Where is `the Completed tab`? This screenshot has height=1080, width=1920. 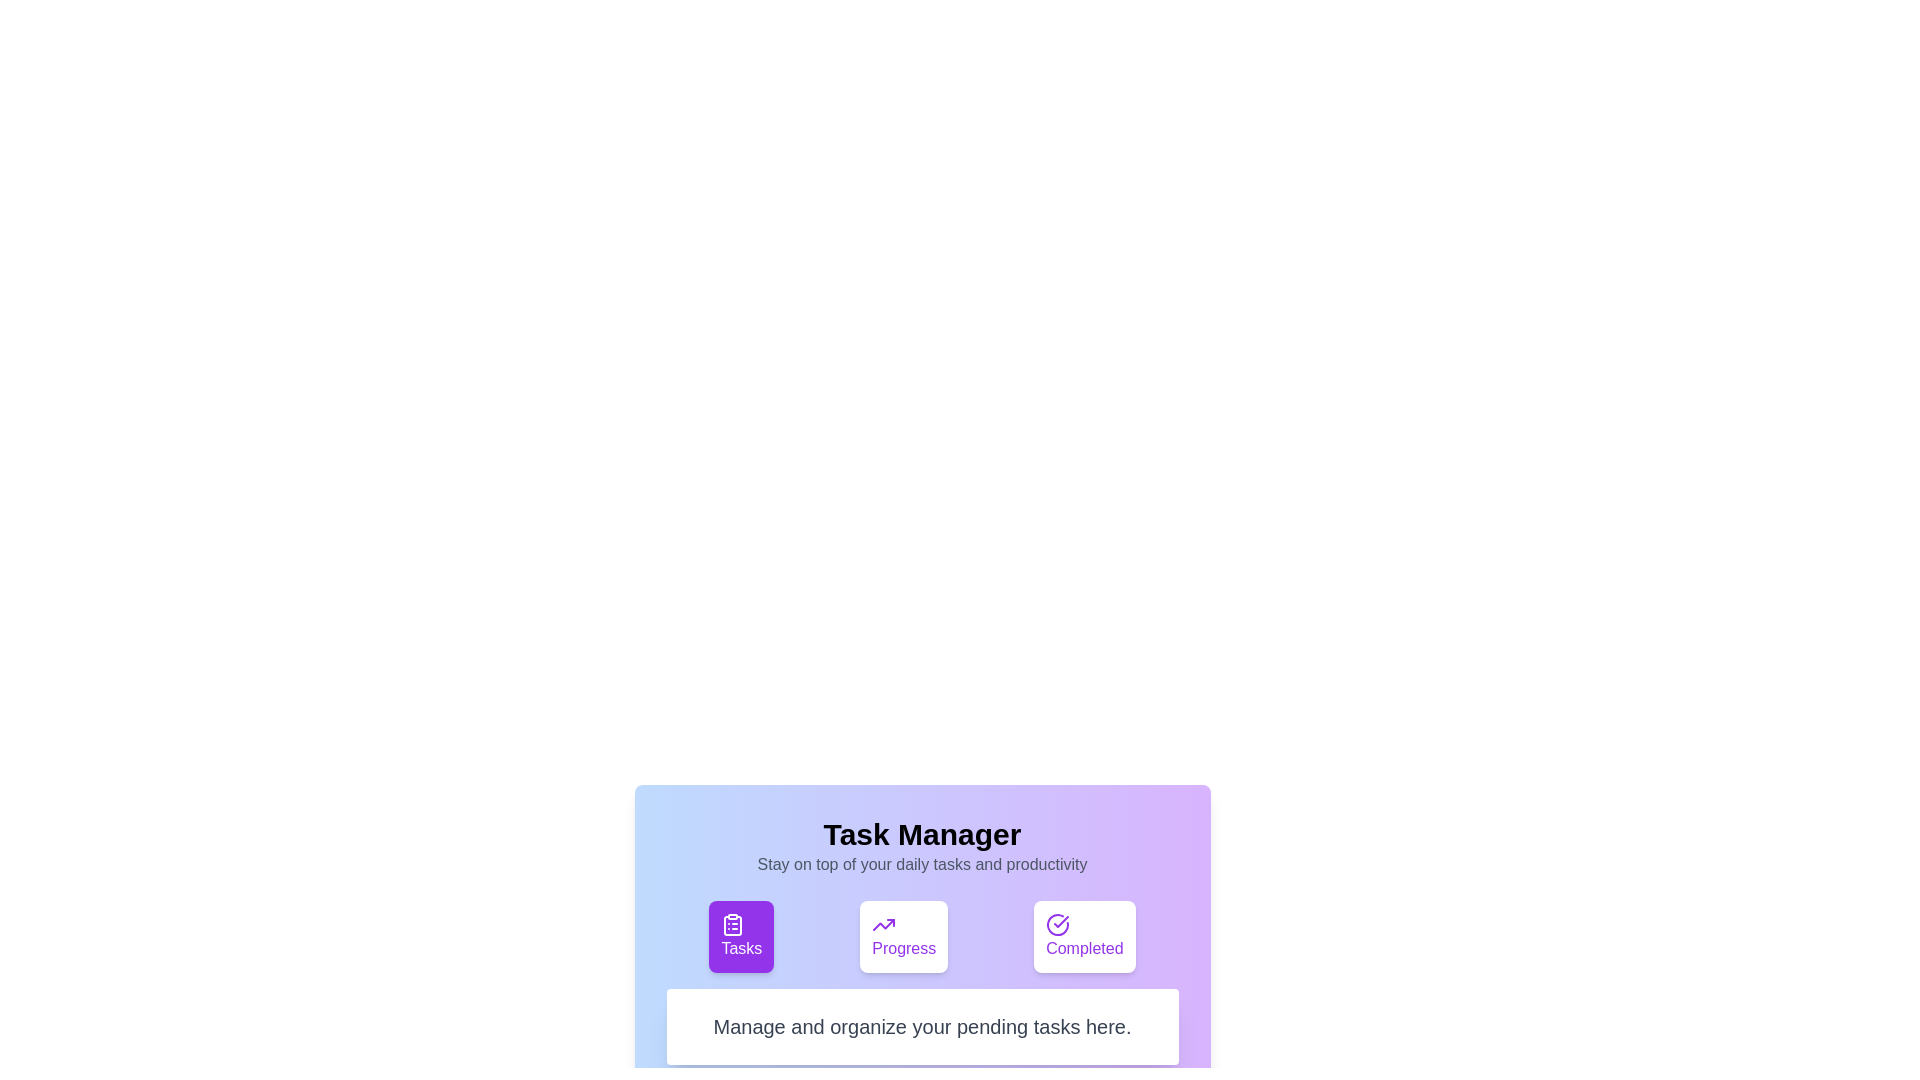
the Completed tab is located at coordinates (1083, 937).